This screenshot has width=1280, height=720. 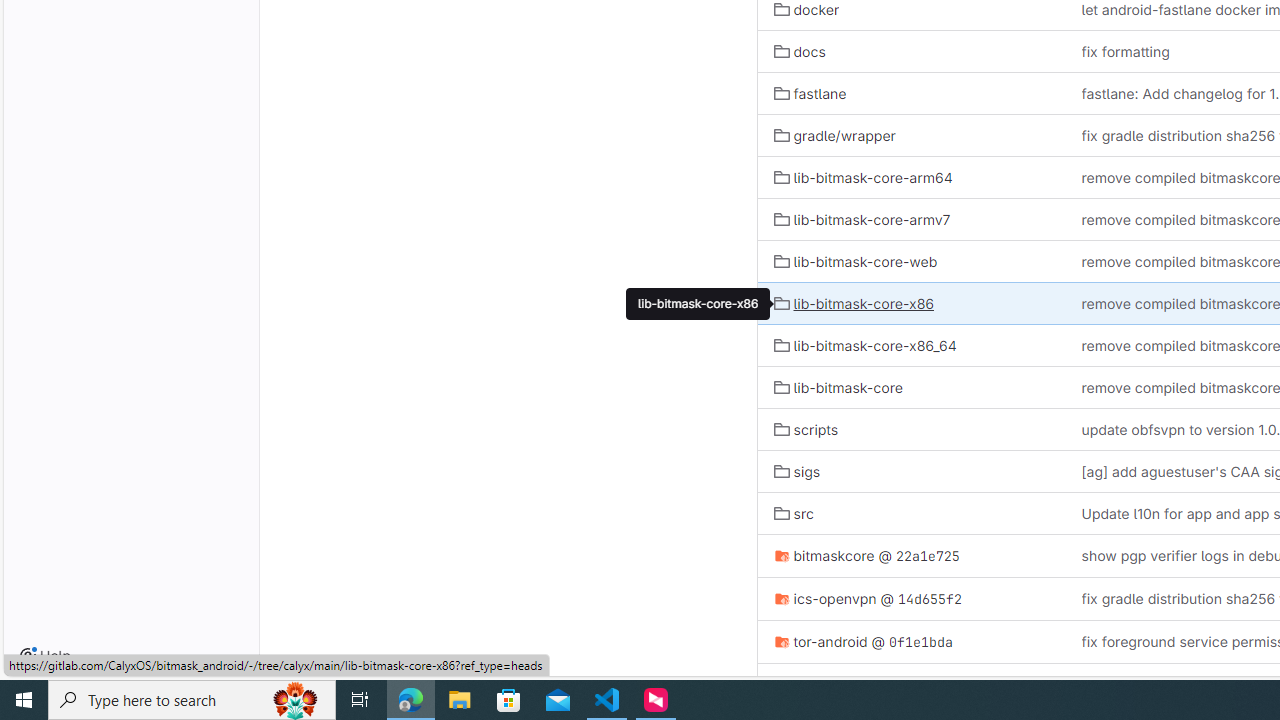 What do you see at coordinates (929, 597) in the screenshot?
I see `'14d655f2'` at bounding box center [929, 597].